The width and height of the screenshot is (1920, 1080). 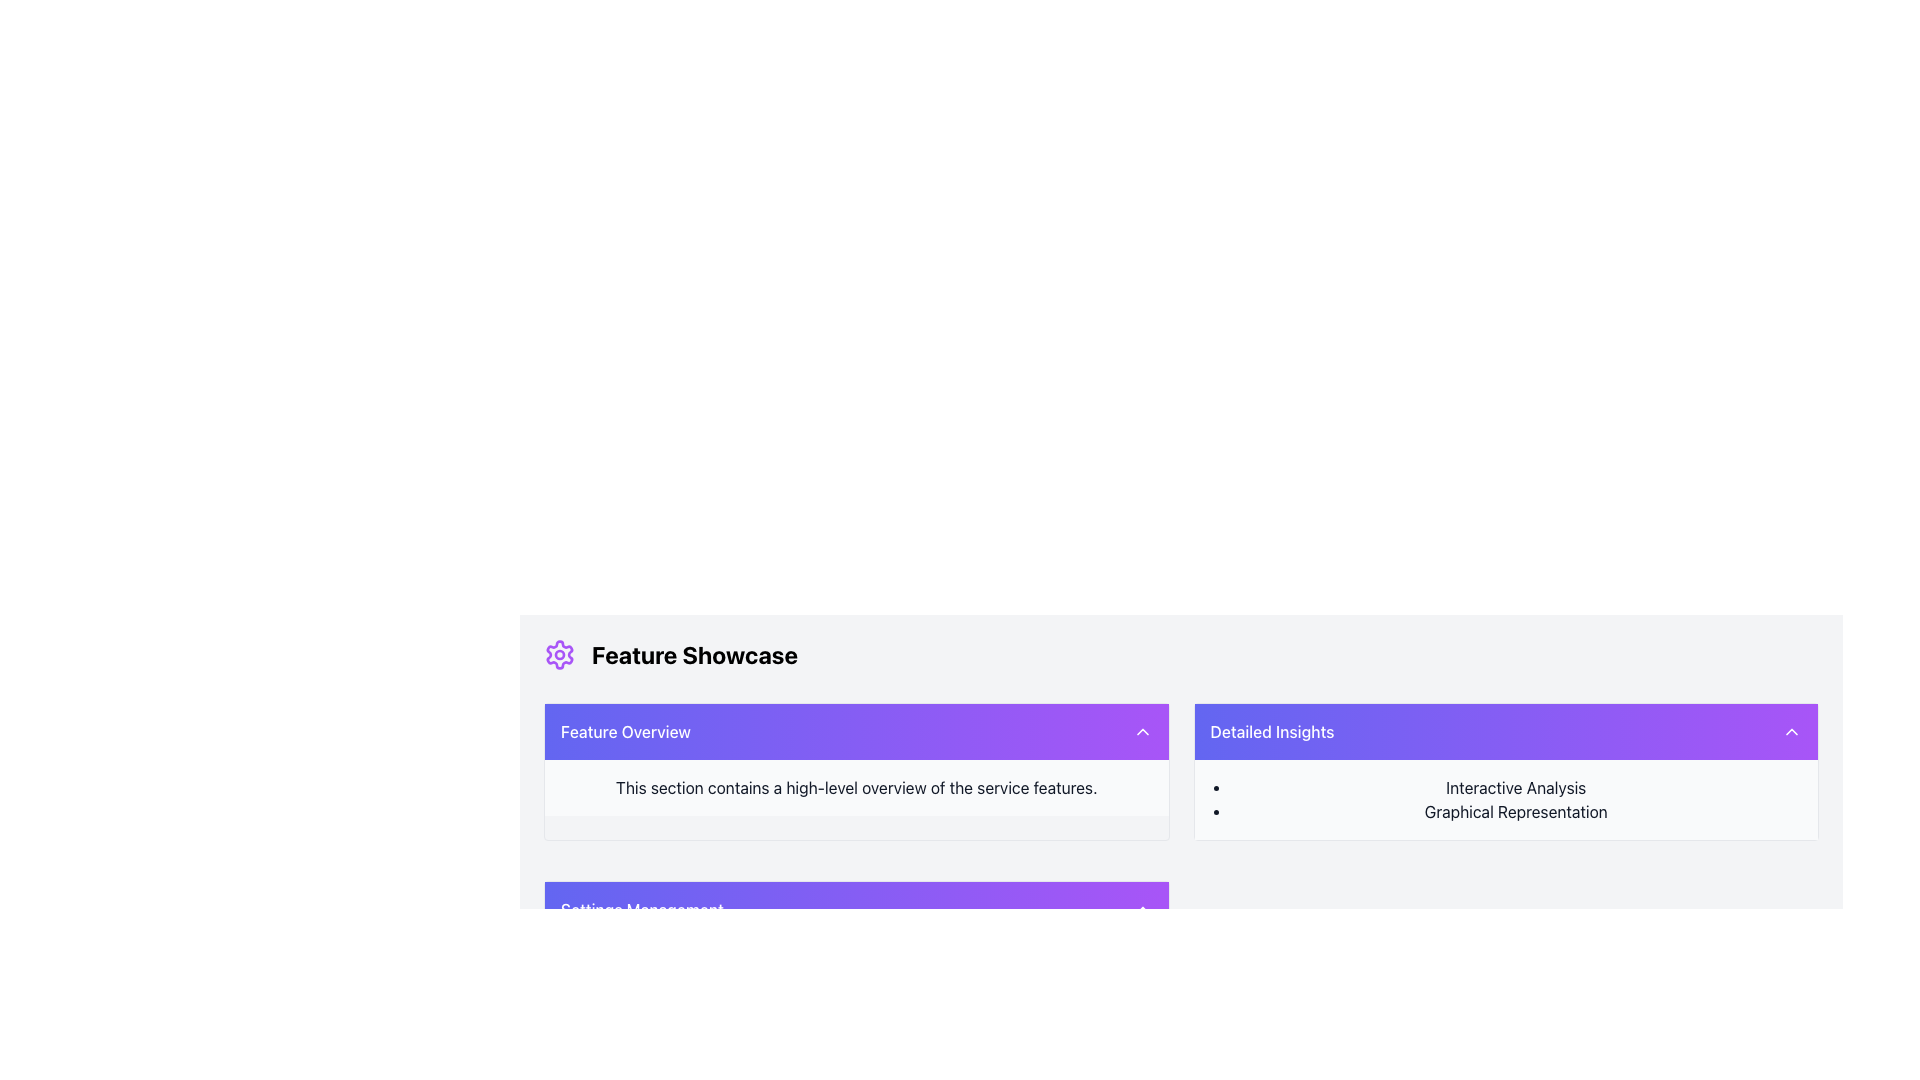 I want to click on any sub-item in the Bullet-point list located below the 'Detailed Insights' section with a purple header, so click(x=1506, y=798).